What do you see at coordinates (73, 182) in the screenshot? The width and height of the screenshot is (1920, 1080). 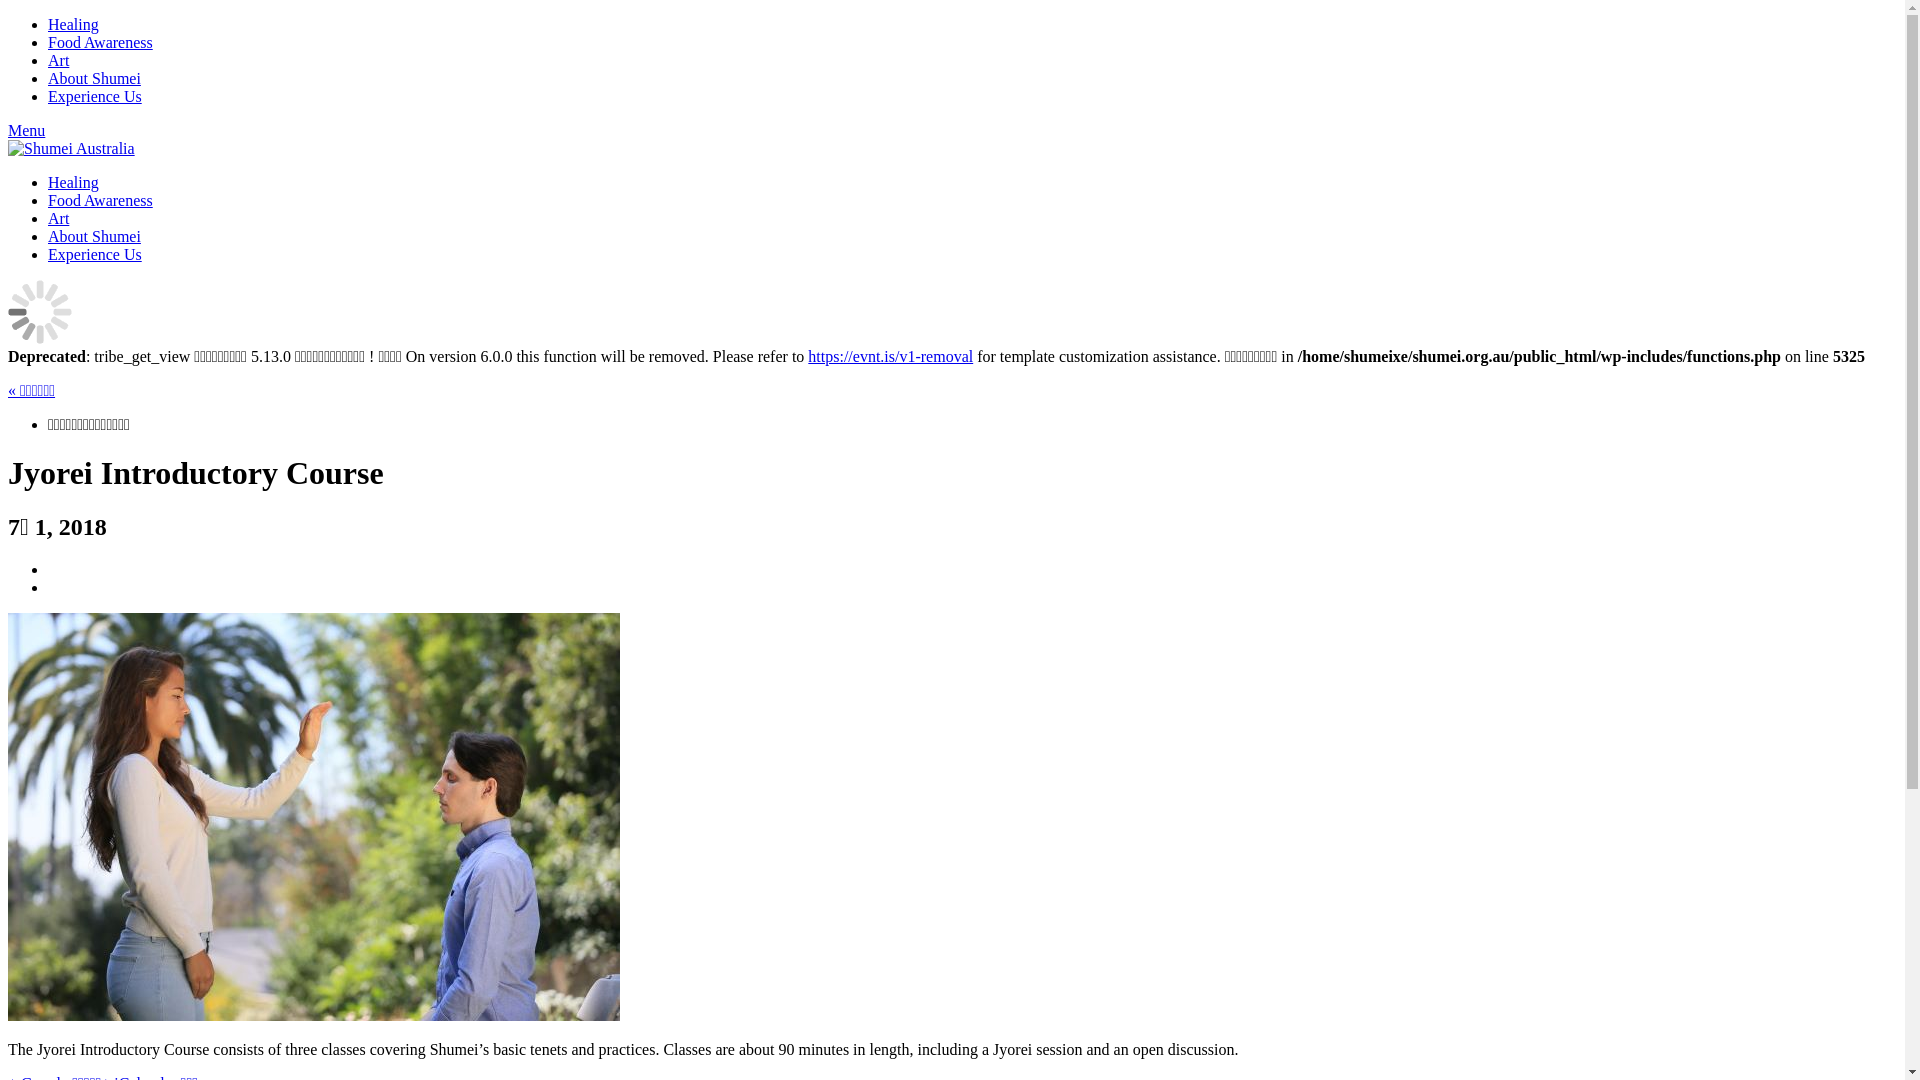 I see `'Healing'` at bounding box center [73, 182].